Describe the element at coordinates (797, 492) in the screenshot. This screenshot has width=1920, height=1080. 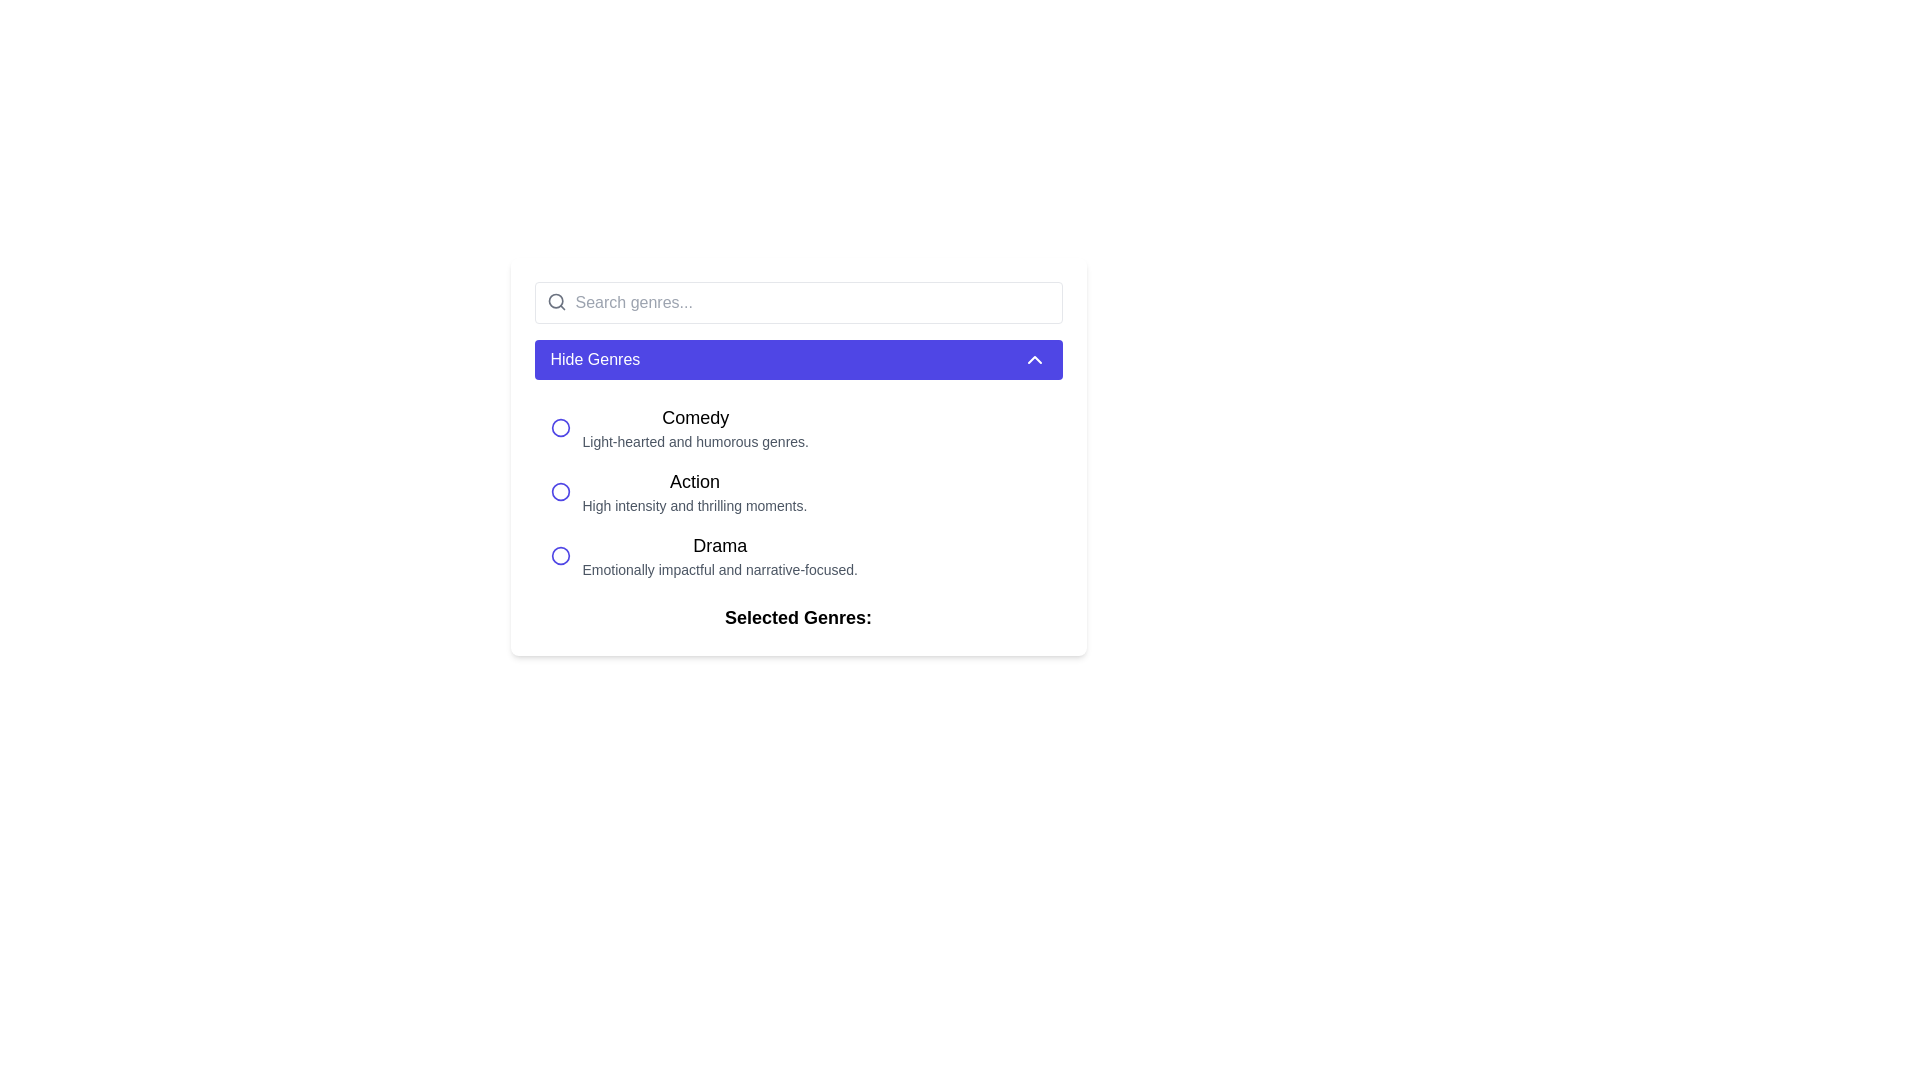
I see `the 'Action' option in the list of selectable items with radio buttons for additional details` at that location.